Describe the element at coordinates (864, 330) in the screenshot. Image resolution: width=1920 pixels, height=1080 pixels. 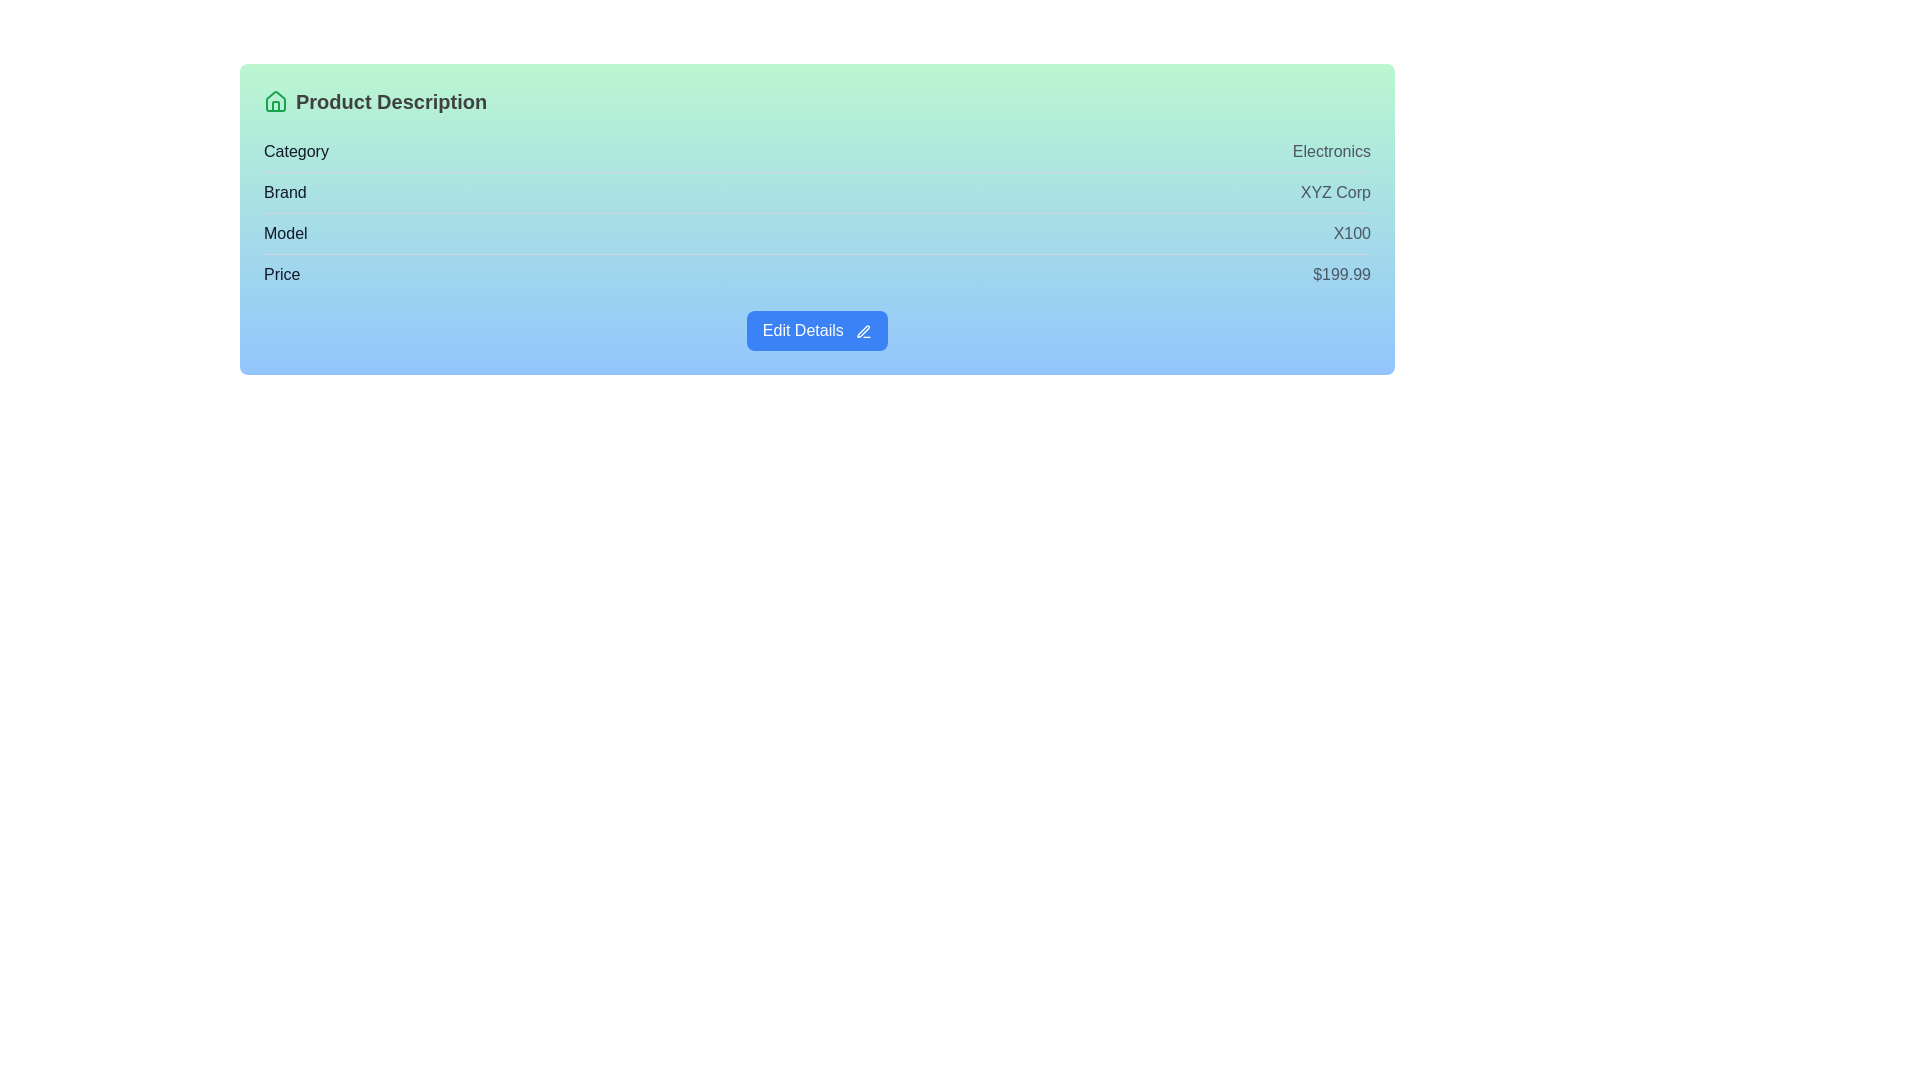
I see `the edit icon located inside the blue button labeled 'Edit Details', positioned to the right of the text` at that location.